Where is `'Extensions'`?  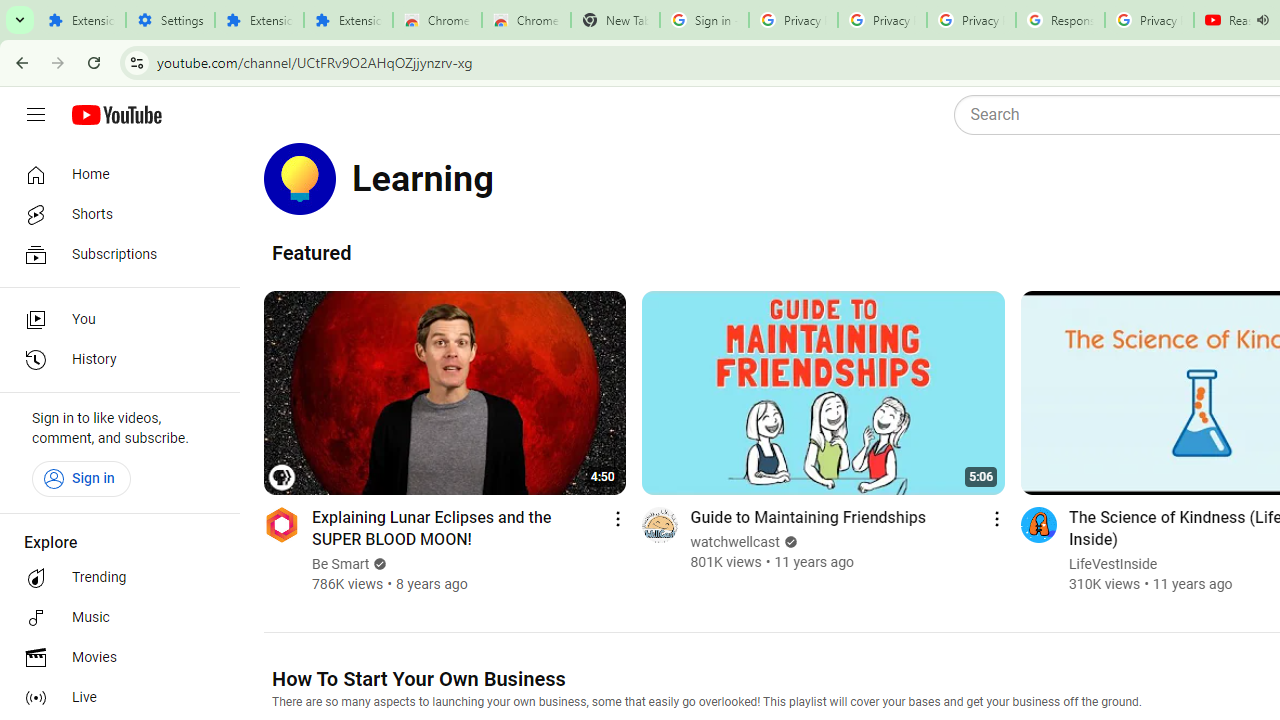 'Extensions' is located at coordinates (348, 20).